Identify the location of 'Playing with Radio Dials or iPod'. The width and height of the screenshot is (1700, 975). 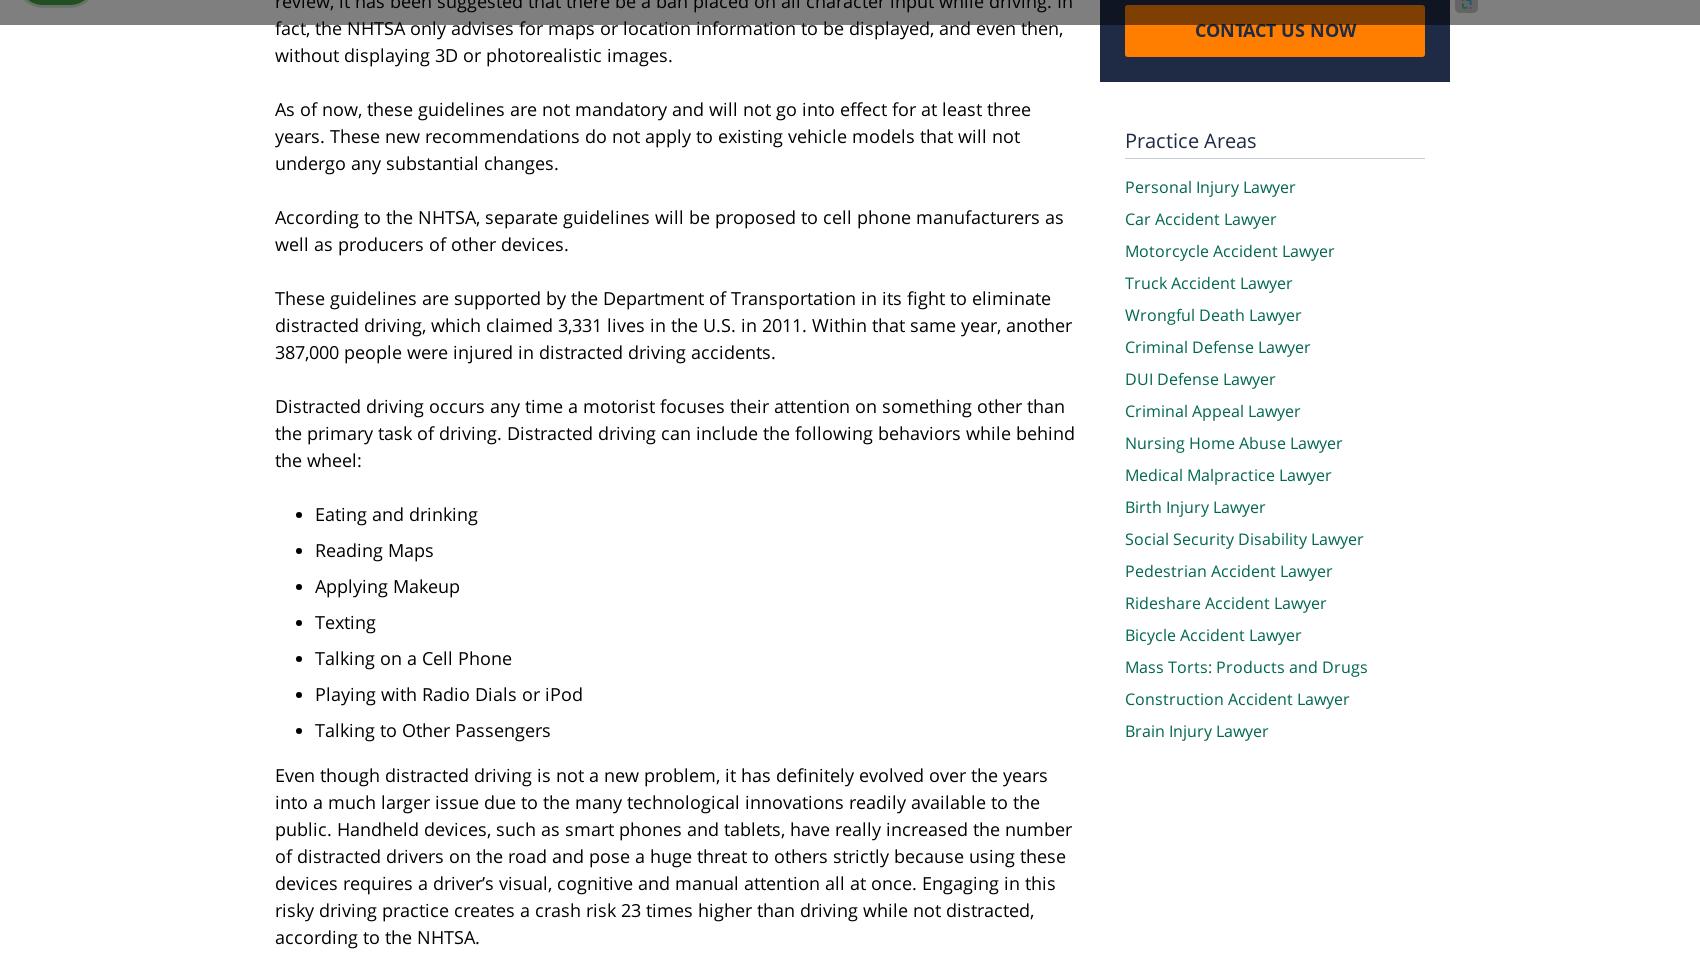
(315, 692).